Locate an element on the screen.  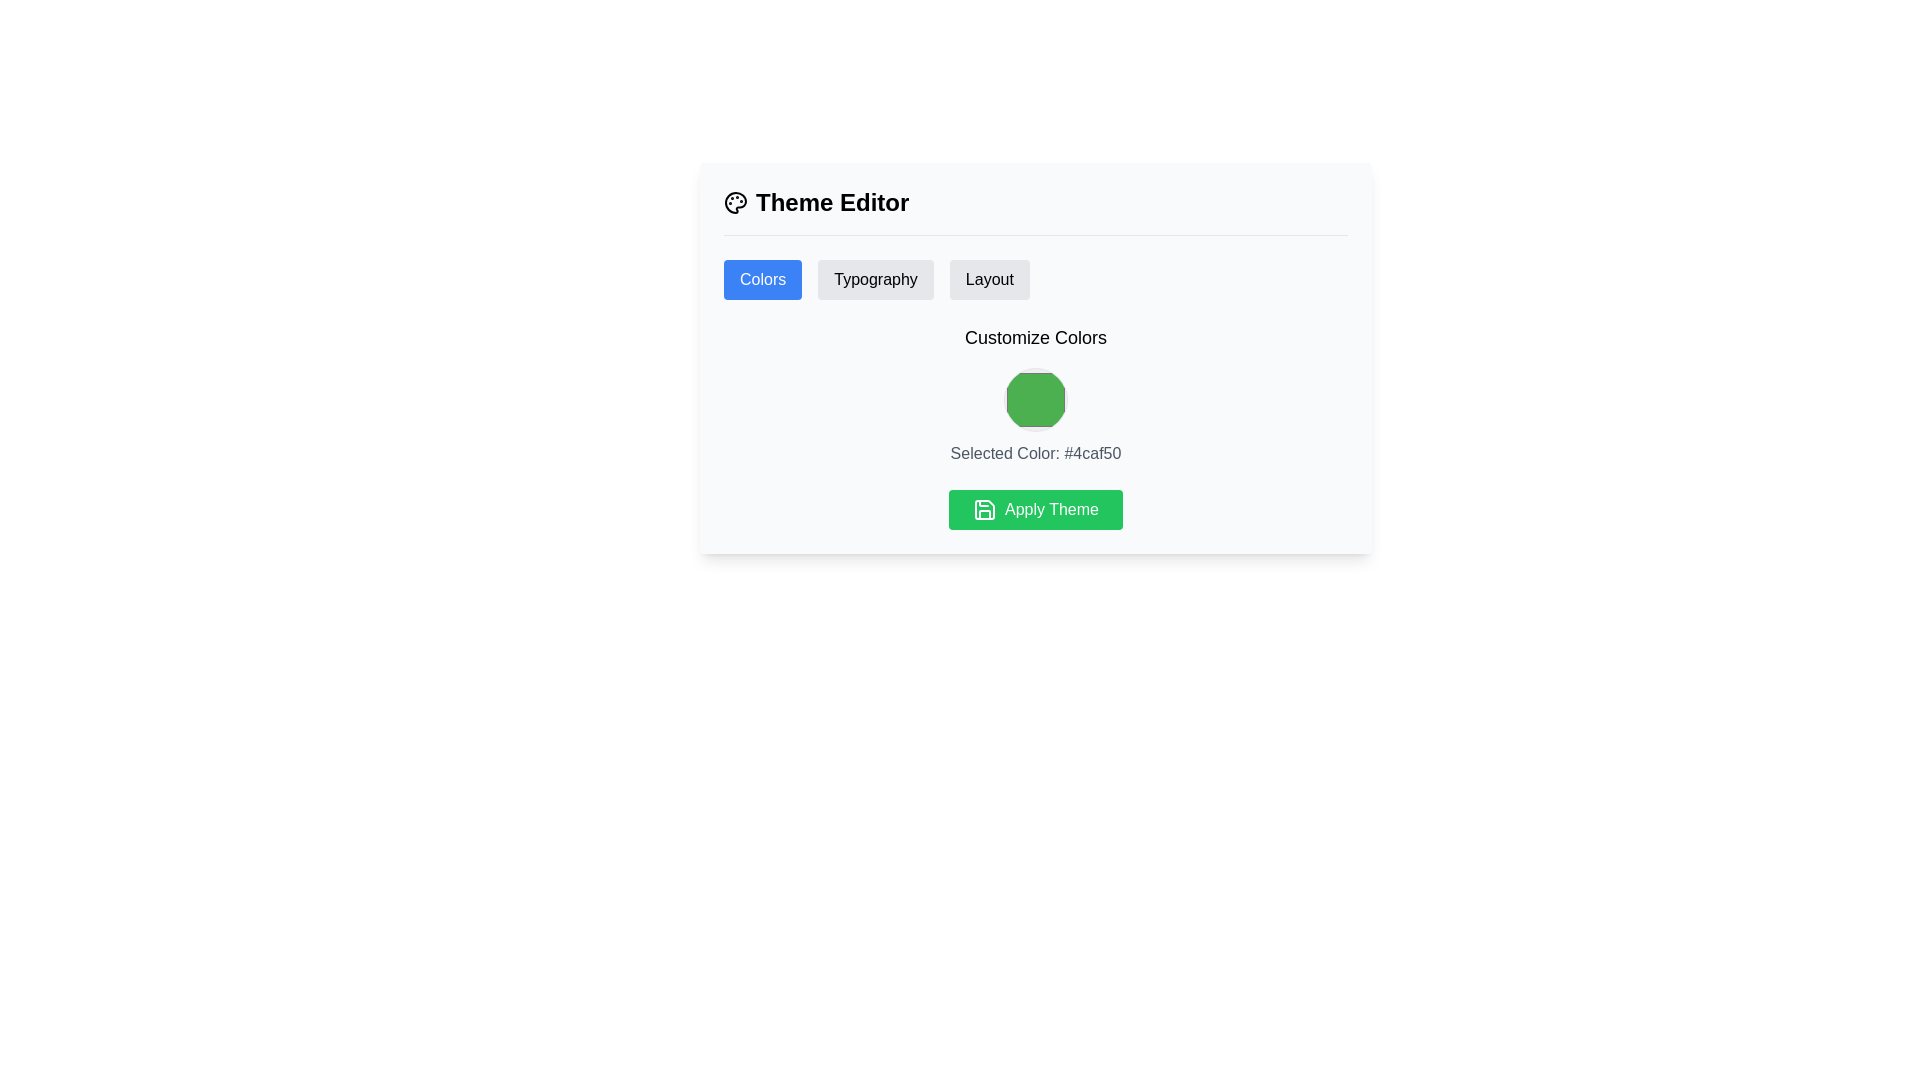
the visual color representation component located in the 'Theme Editor' section below the 'Colors', 'Typography', and 'Layout' tabs is located at coordinates (1036, 394).